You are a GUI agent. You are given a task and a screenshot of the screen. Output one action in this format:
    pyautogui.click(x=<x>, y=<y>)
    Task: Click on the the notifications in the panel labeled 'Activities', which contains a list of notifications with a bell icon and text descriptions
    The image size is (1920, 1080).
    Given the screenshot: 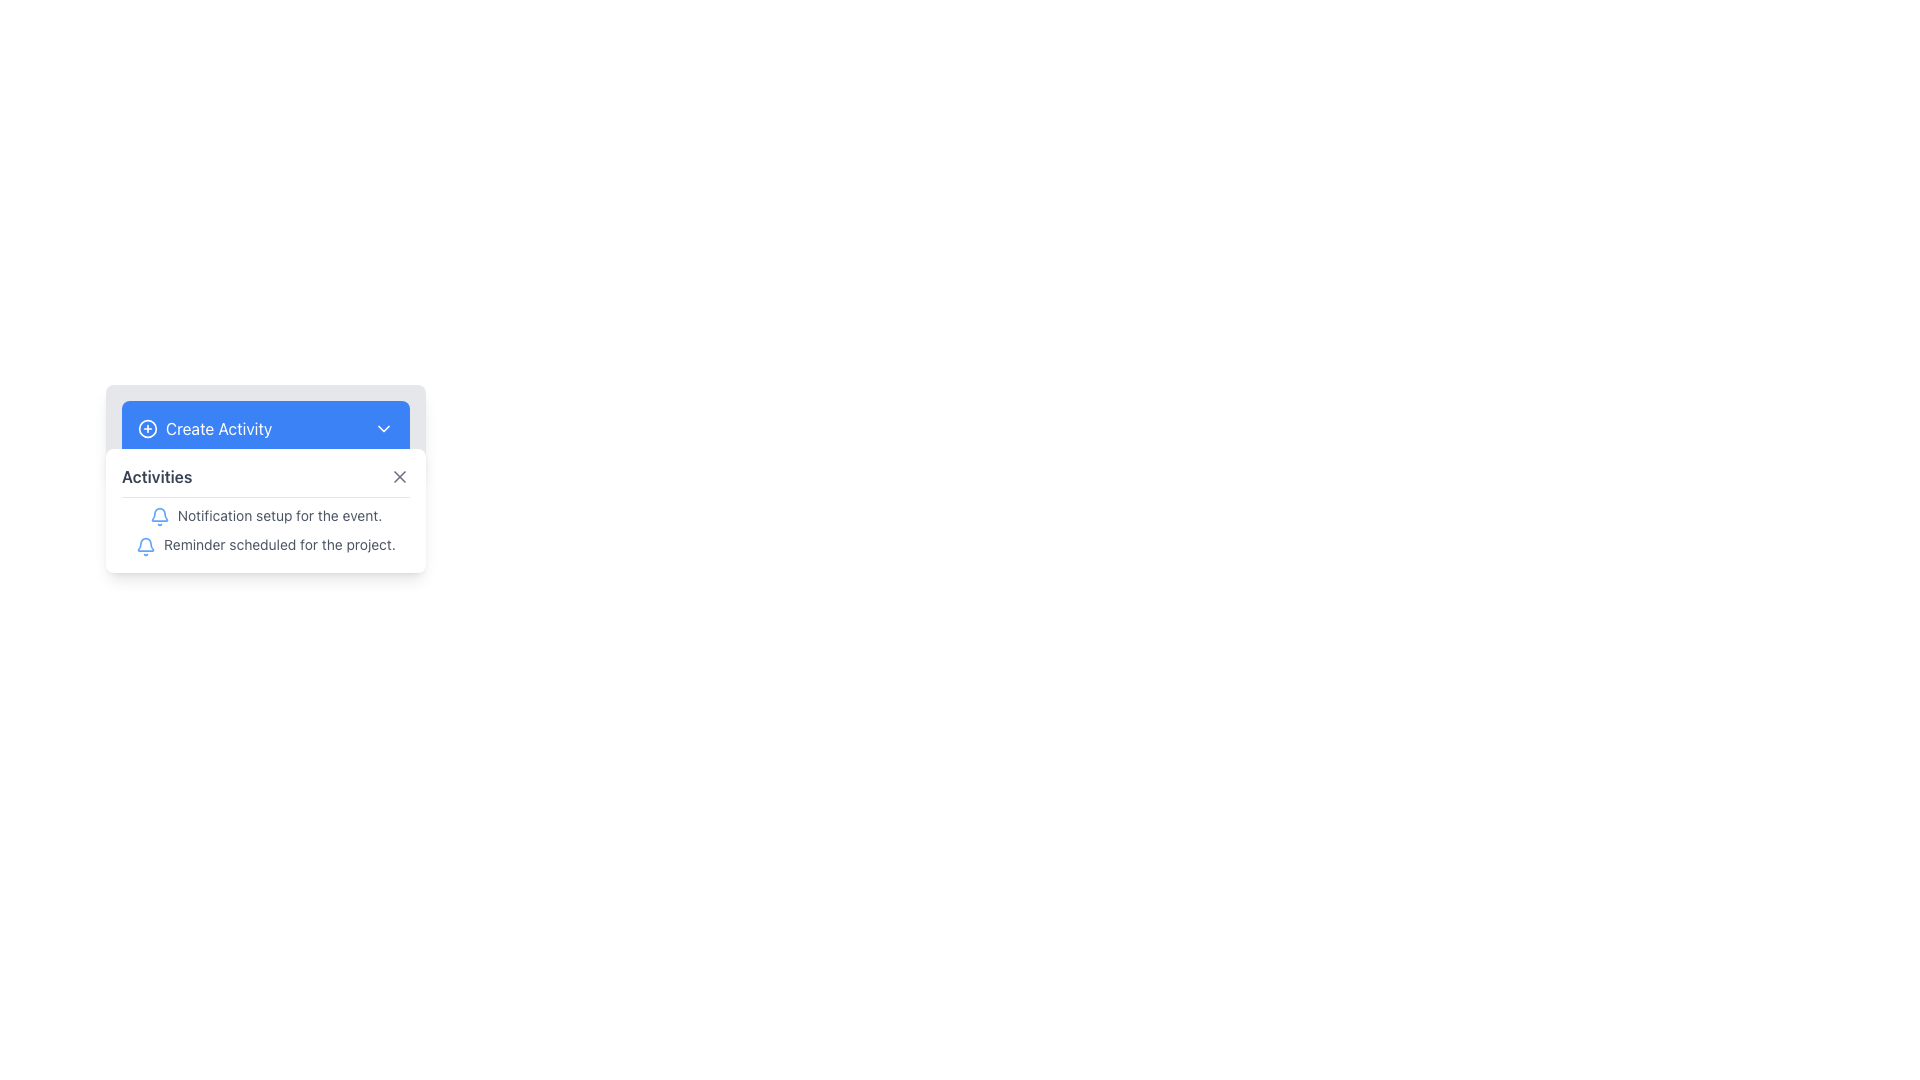 What is the action you would take?
    pyautogui.click(x=264, y=508)
    